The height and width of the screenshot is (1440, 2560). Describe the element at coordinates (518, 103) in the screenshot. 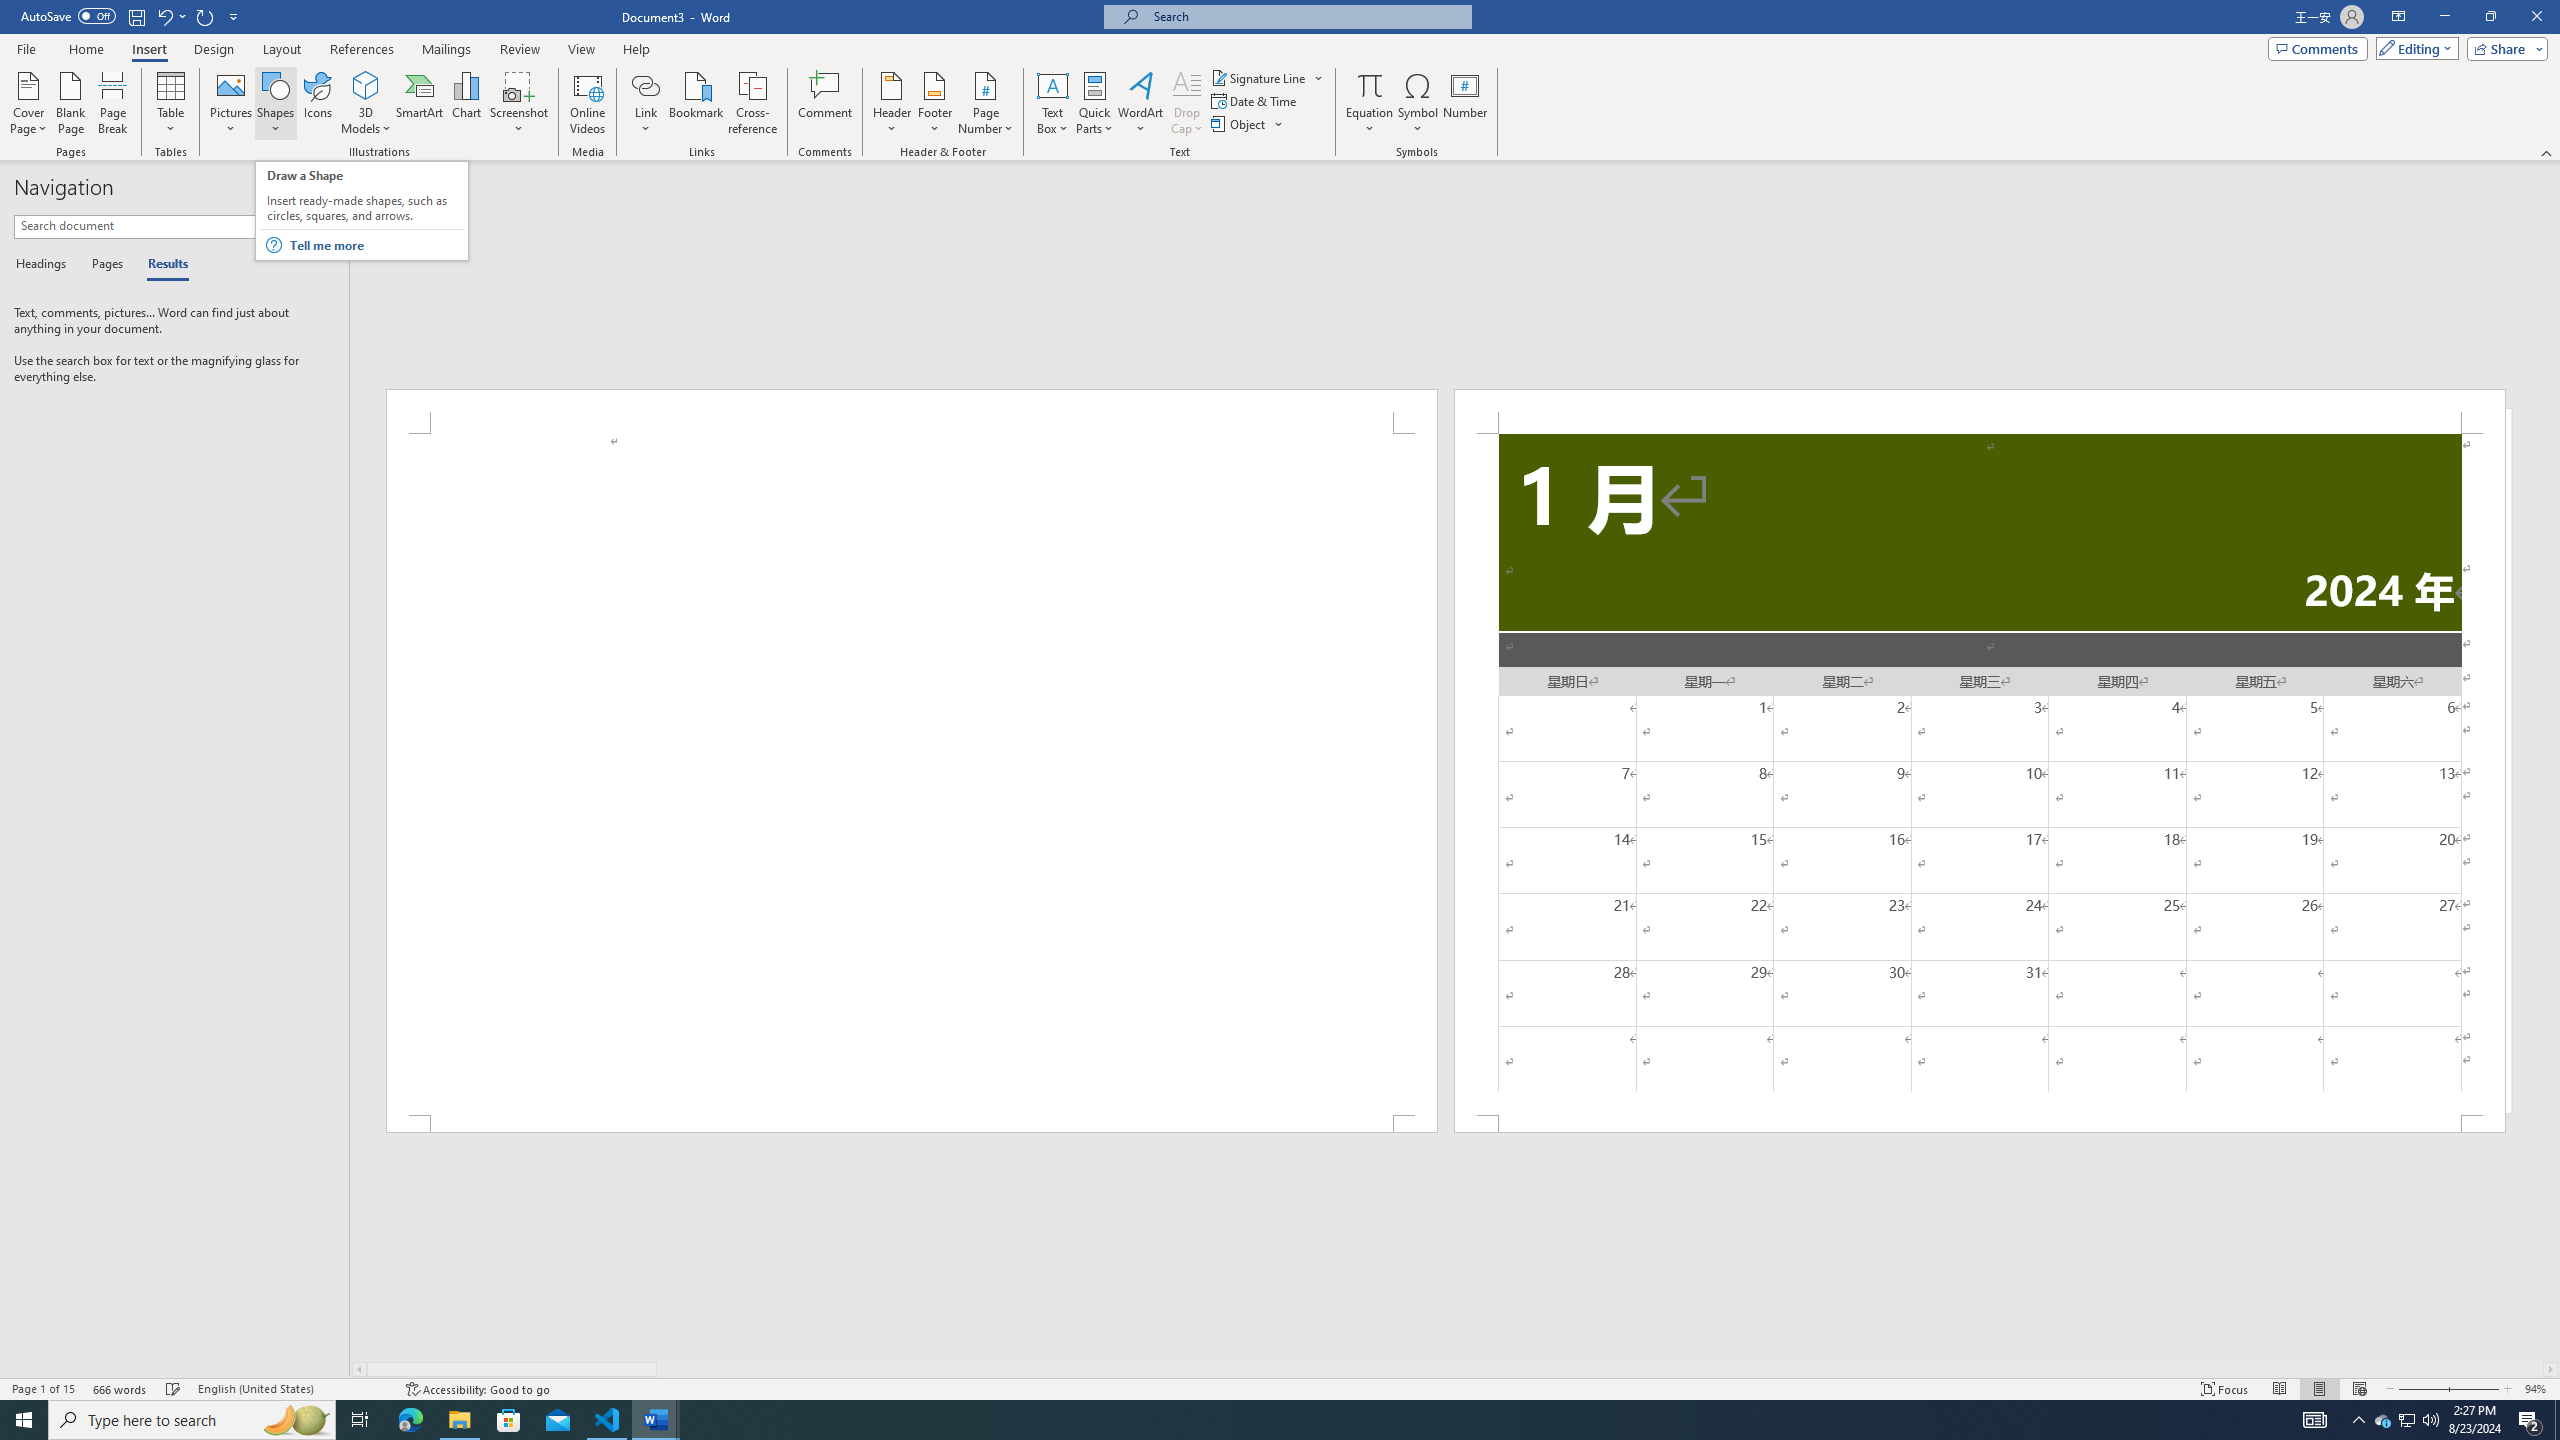

I see `'Screenshot'` at that location.